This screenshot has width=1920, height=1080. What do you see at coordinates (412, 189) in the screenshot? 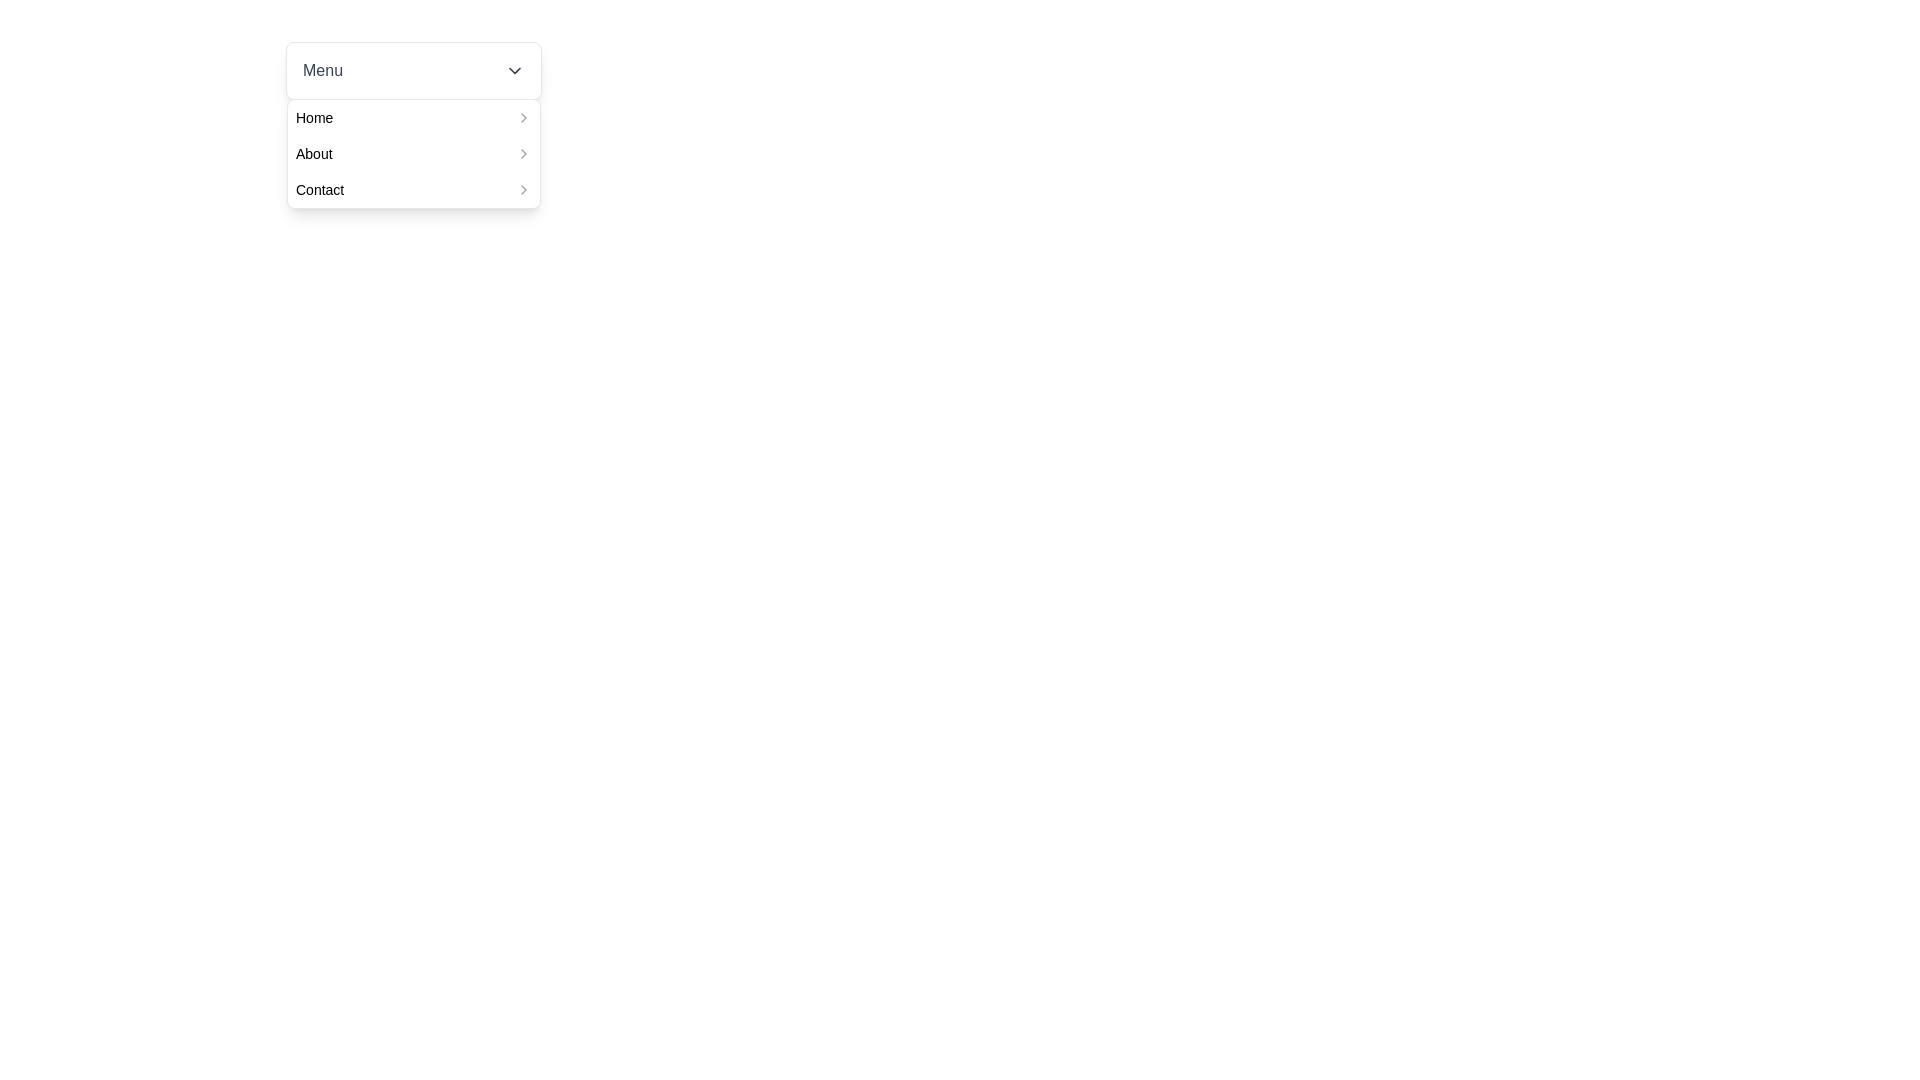
I see `the 'Contact' list item in the dropdown menu` at bounding box center [412, 189].